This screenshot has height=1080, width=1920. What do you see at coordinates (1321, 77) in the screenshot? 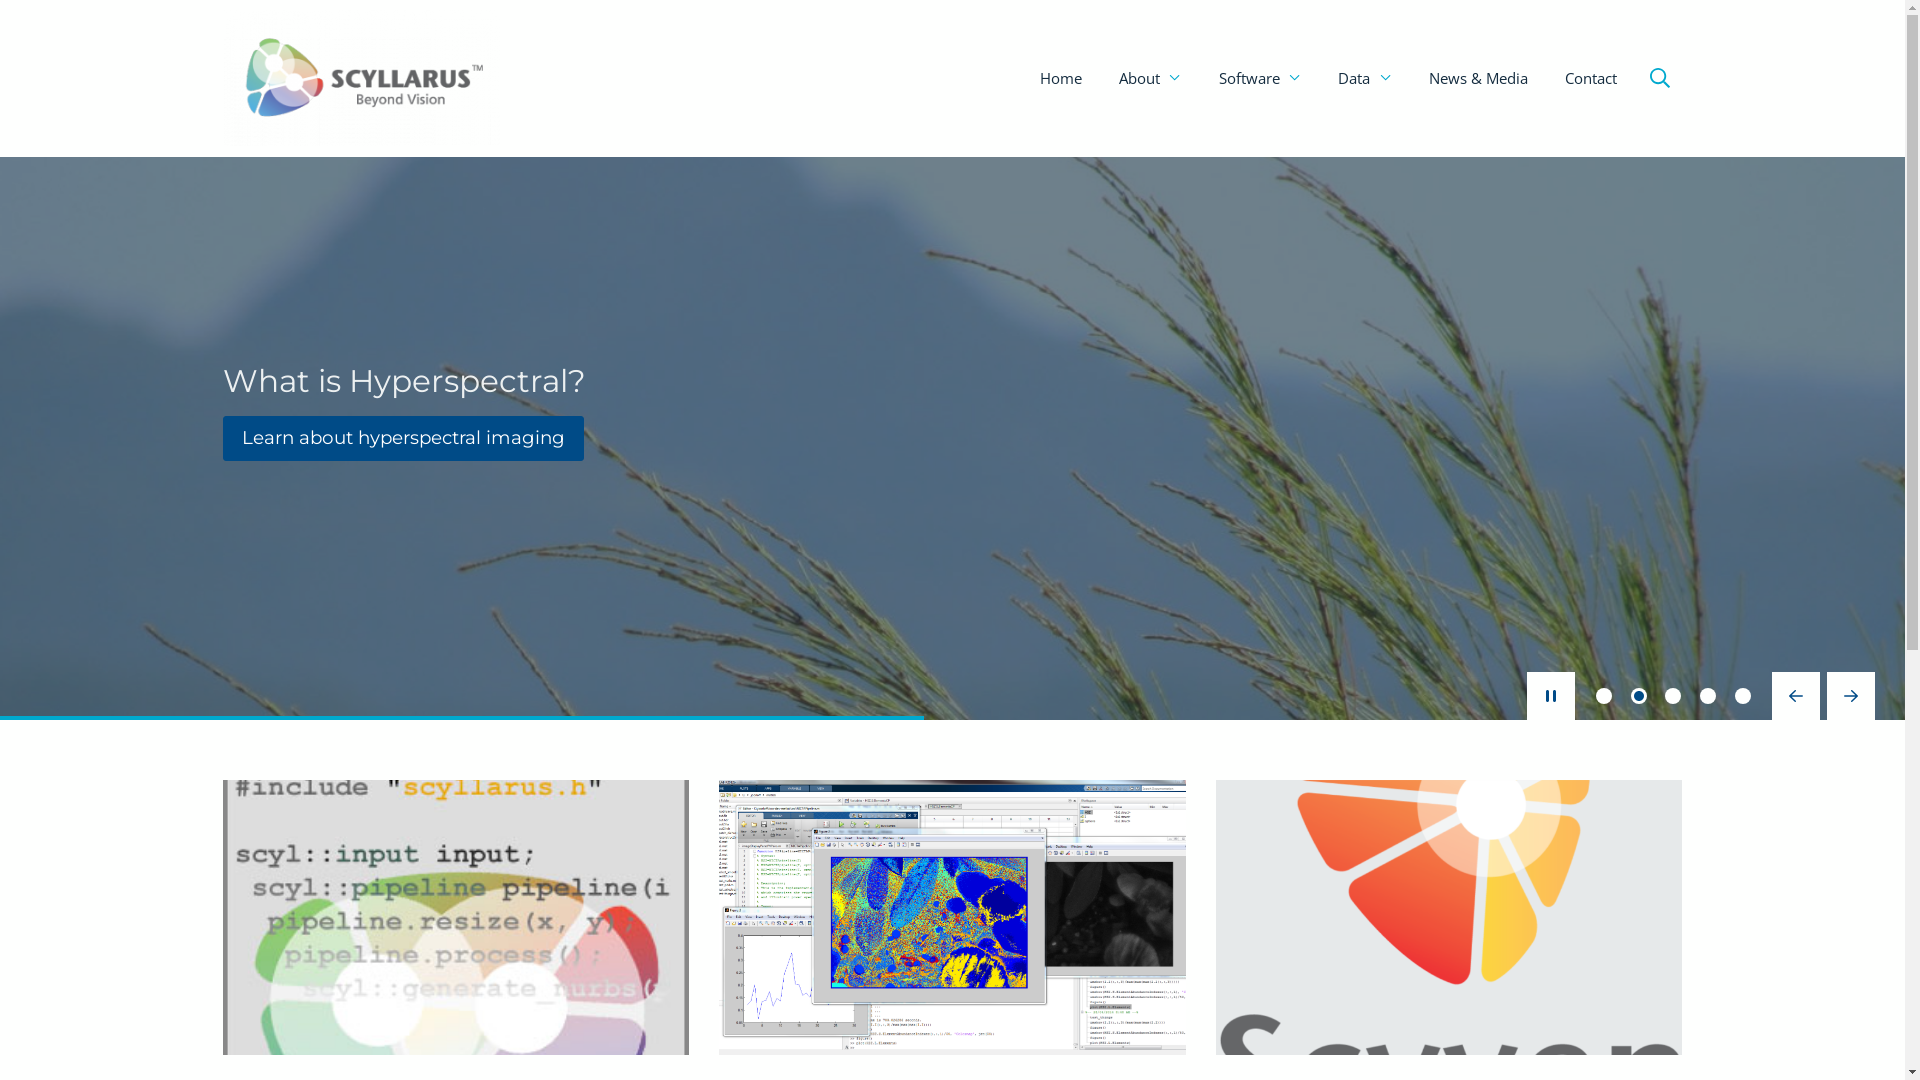
I see `'Data'` at bounding box center [1321, 77].